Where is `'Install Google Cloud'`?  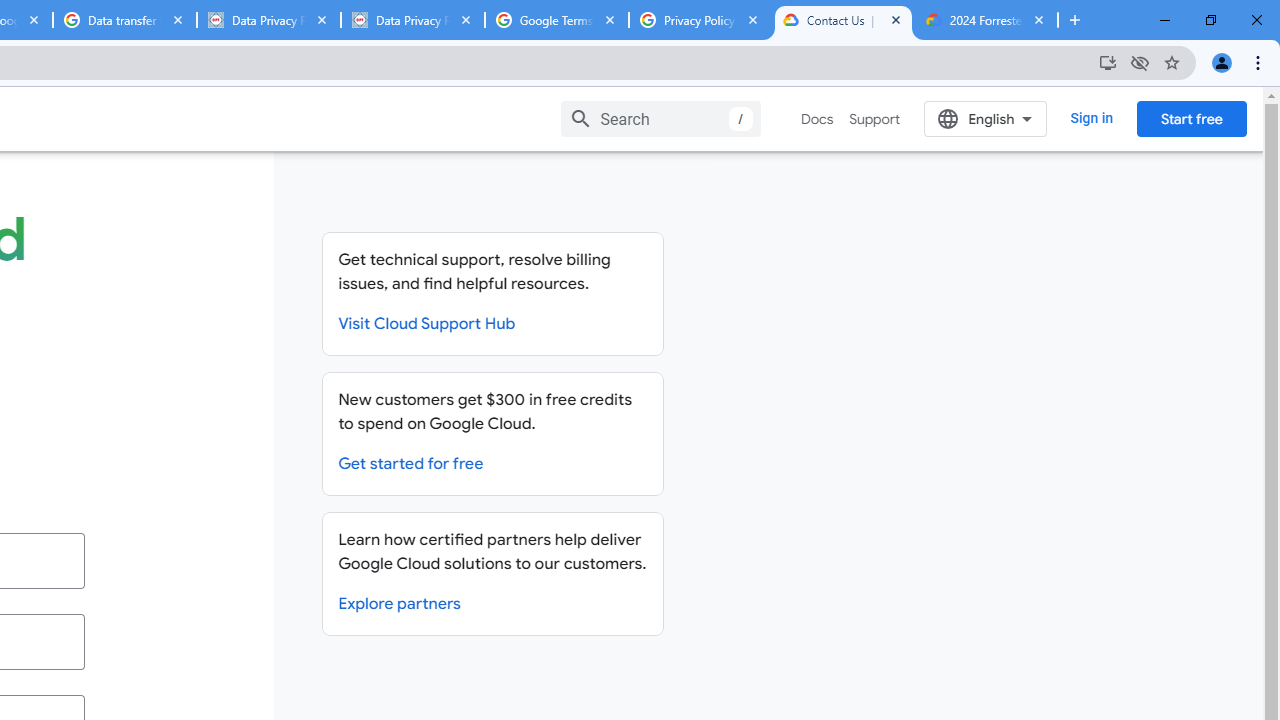
'Install Google Cloud' is located at coordinates (1106, 61).